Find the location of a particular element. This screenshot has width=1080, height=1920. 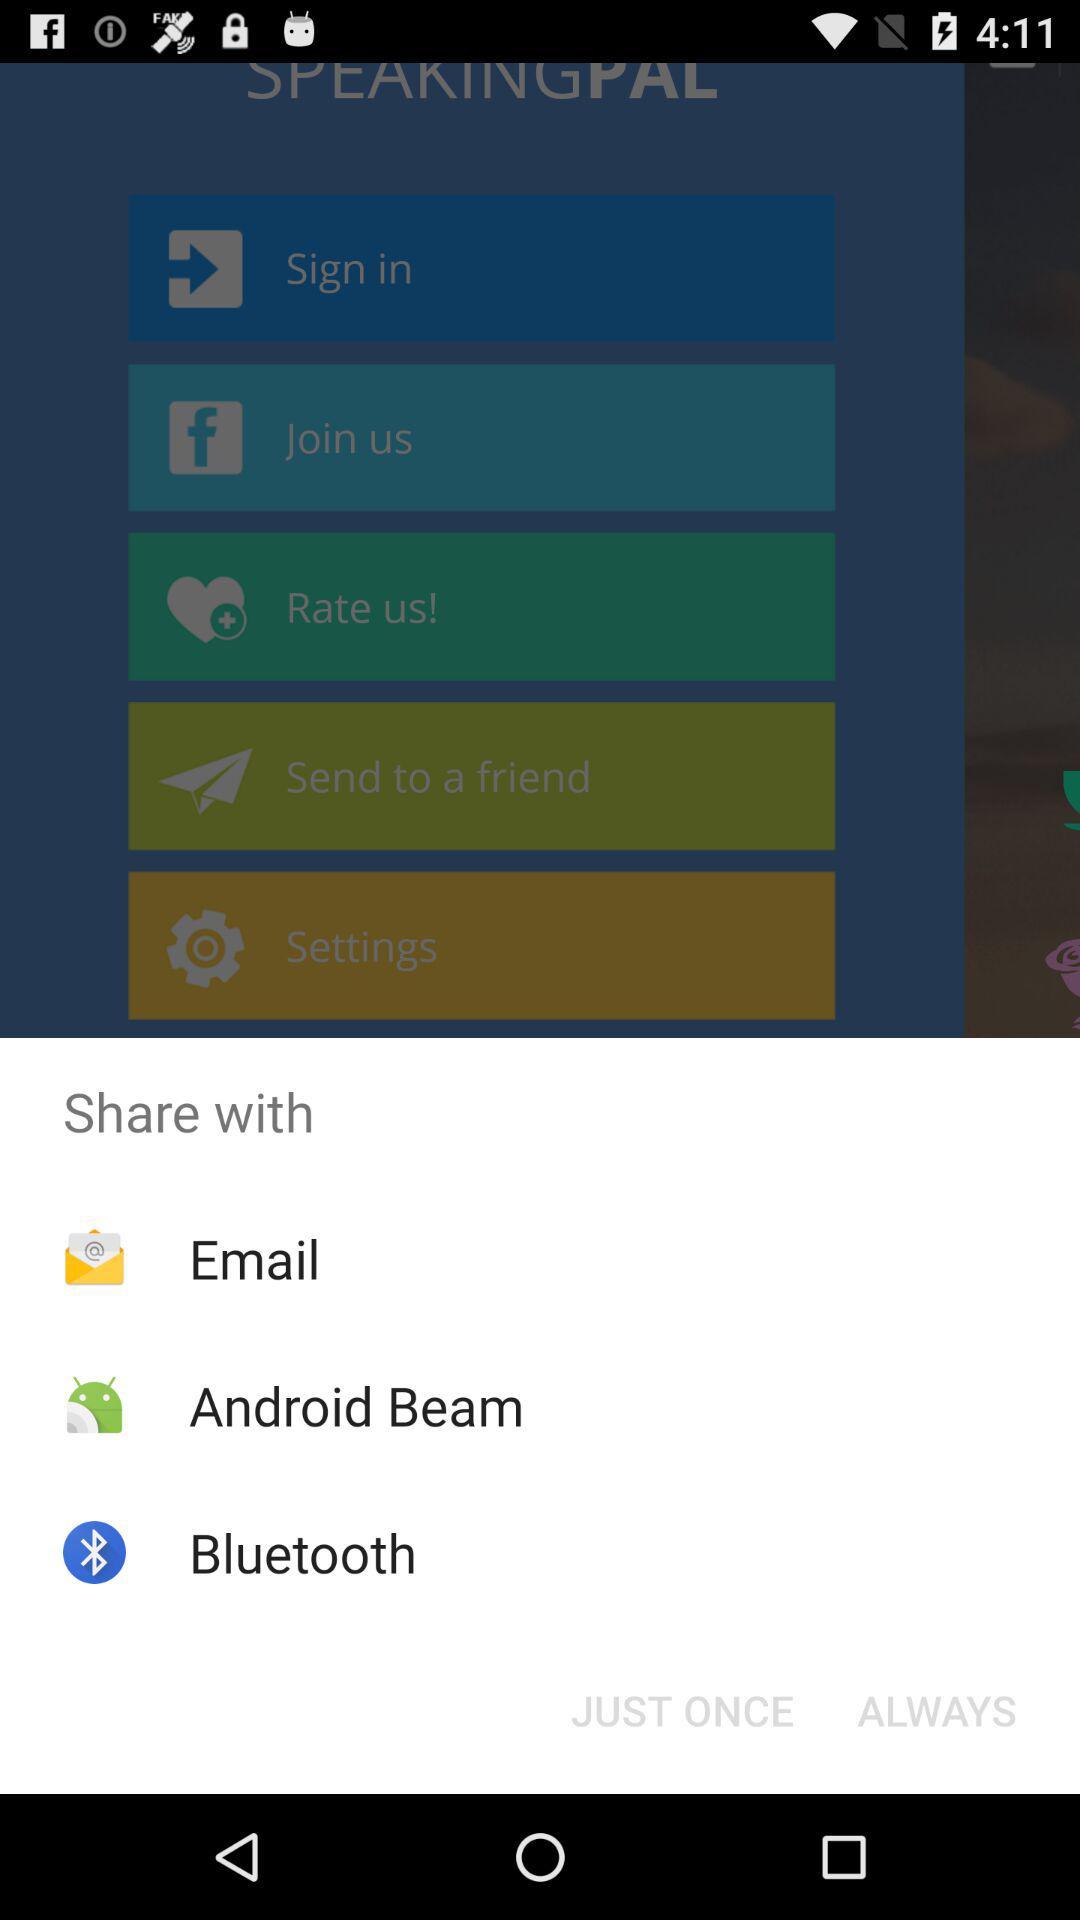

item at the bottom is located at coordinates (681, 1708).